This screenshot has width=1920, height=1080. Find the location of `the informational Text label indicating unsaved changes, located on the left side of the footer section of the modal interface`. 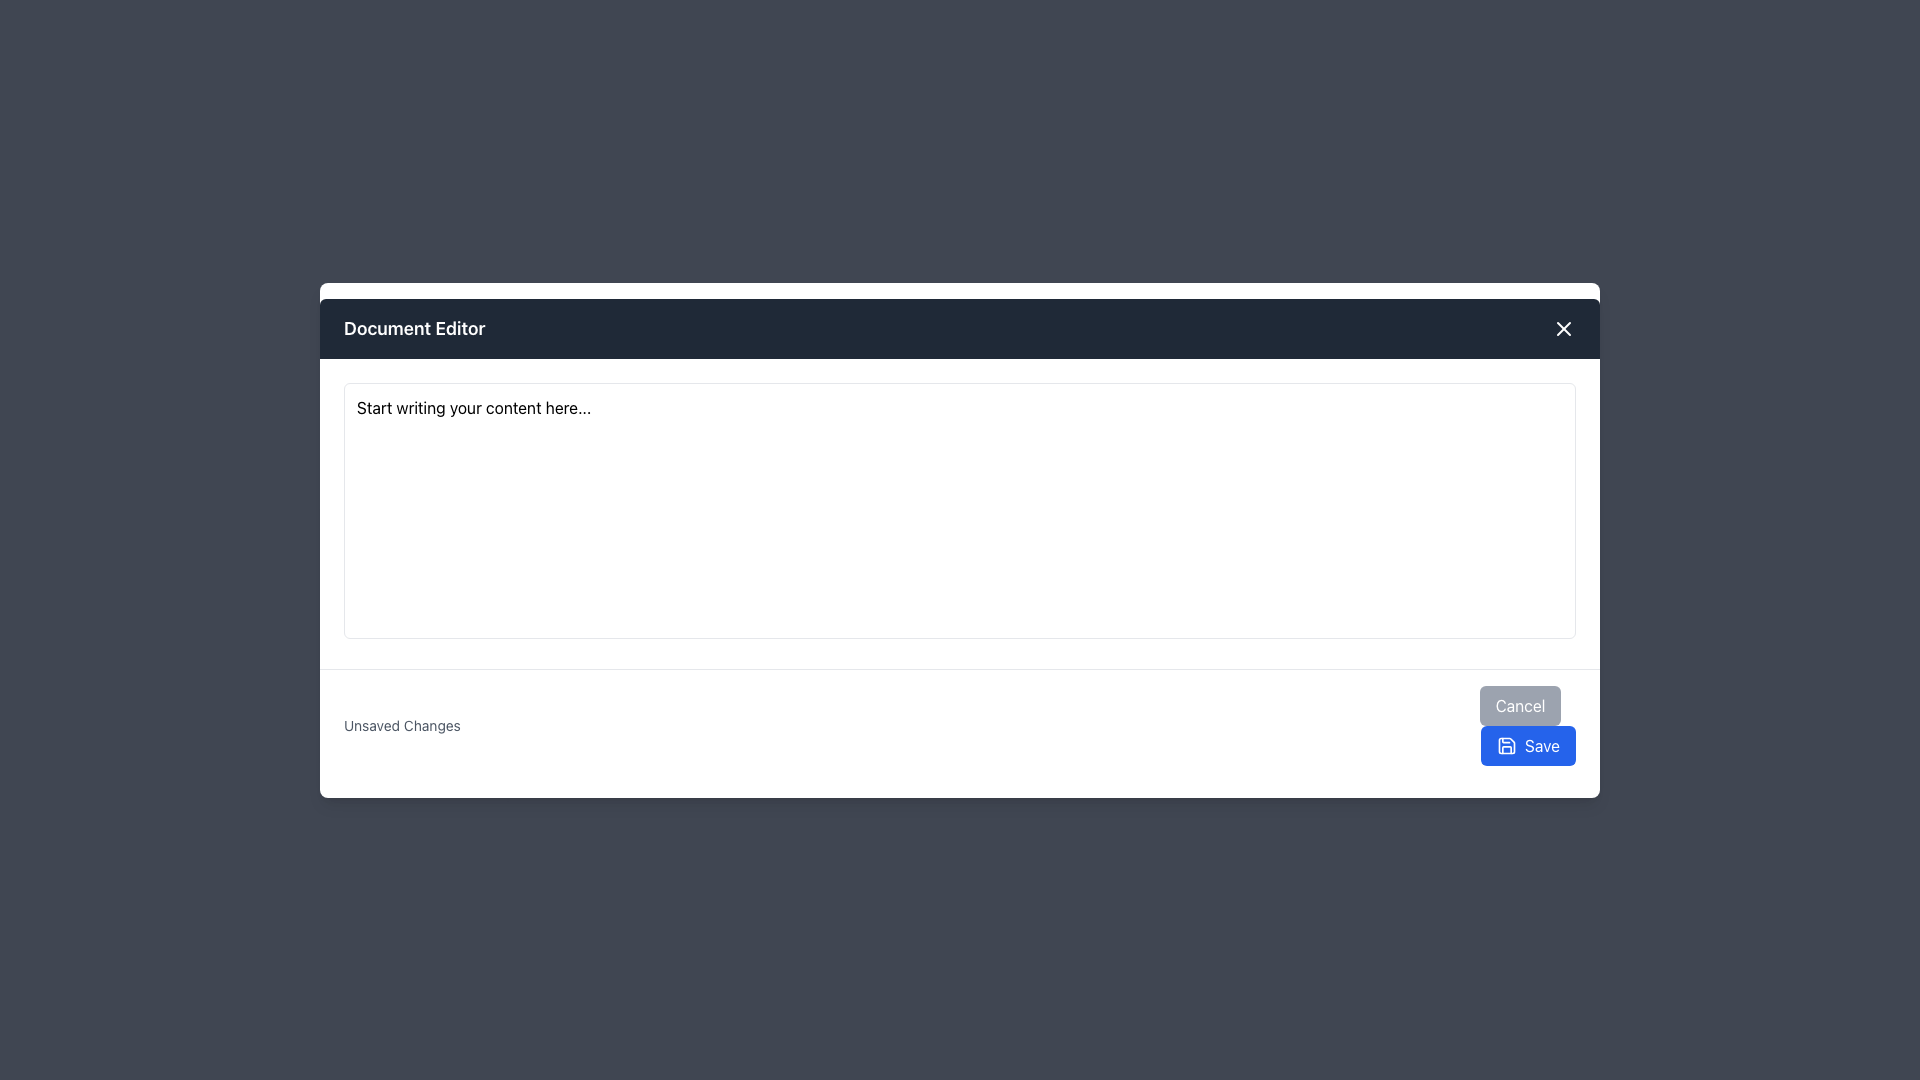

the informational Text label indicating unsaved changes, located on the left side of the footer section of the modal interface is located at coordinates (401, 725).